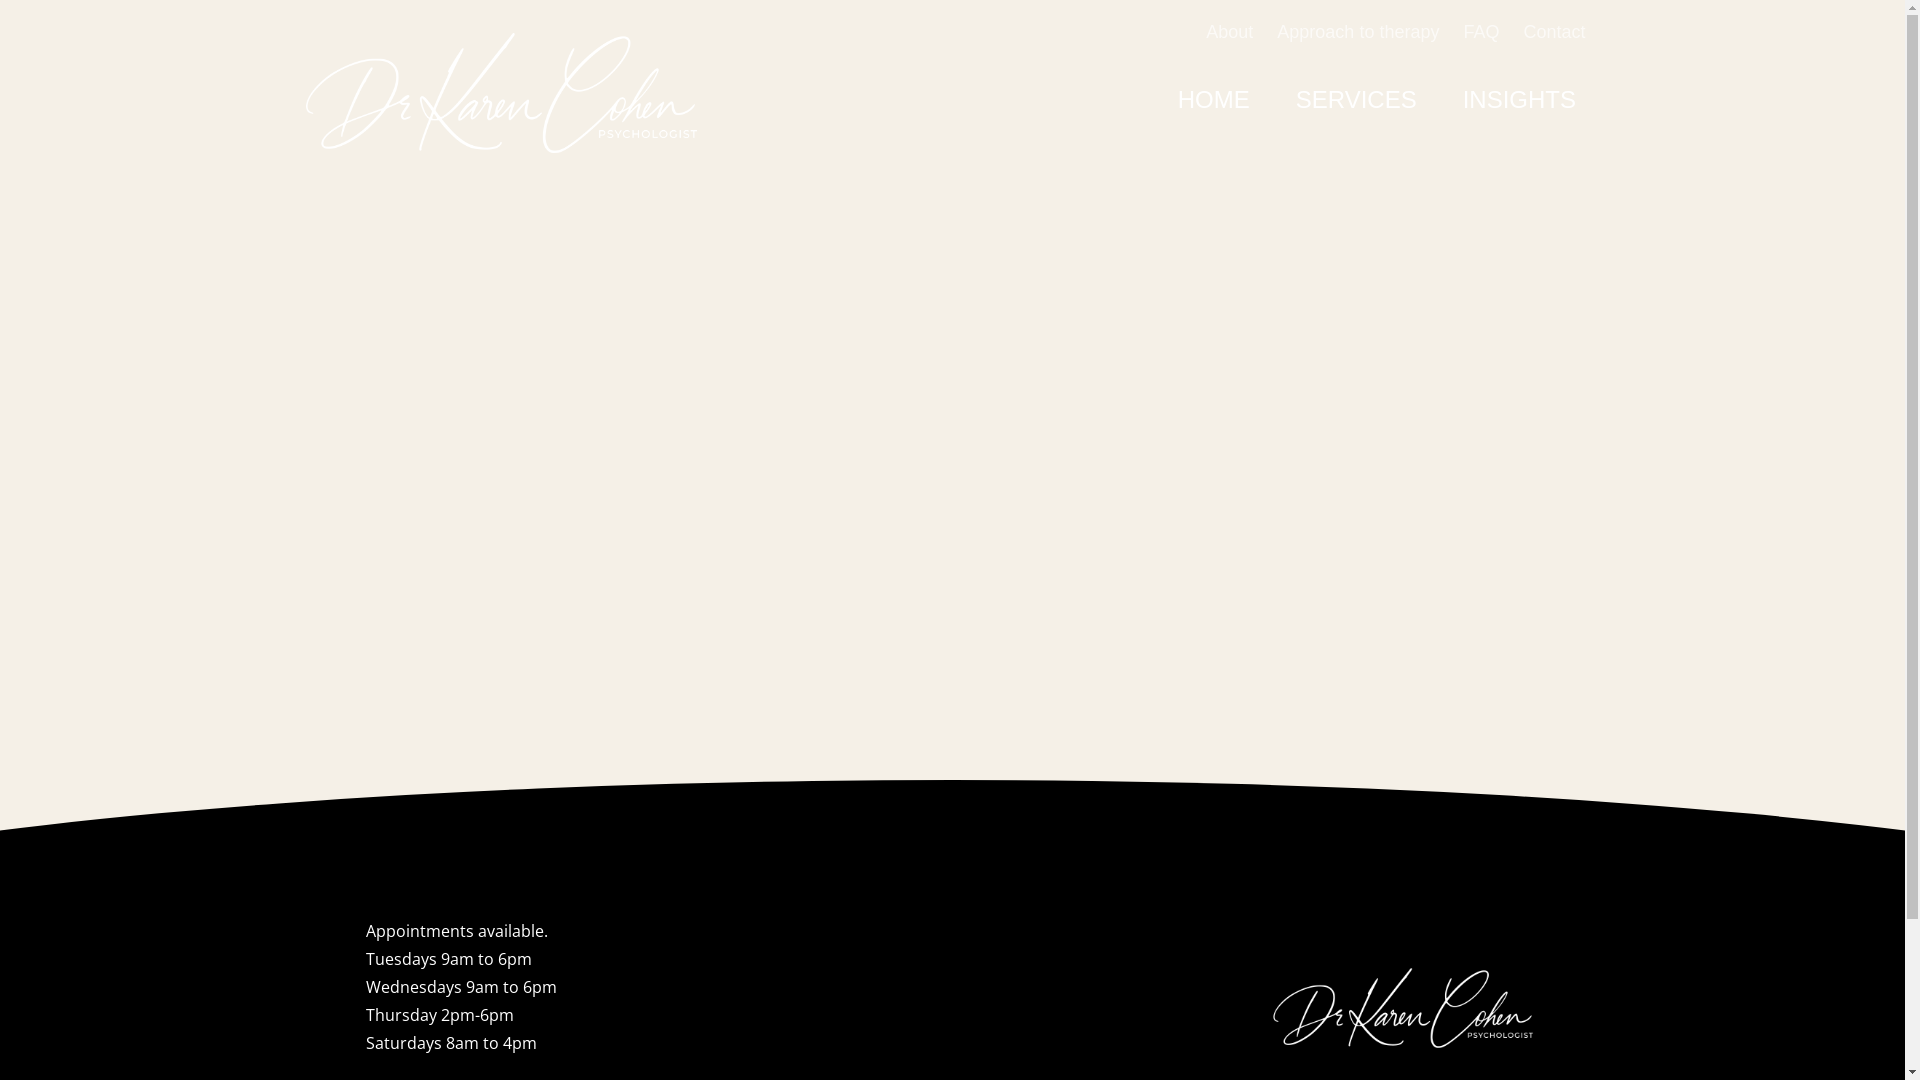 This screenshot has width=1920, height=1080. I want to click on 'HOME', so click(1213, 100).